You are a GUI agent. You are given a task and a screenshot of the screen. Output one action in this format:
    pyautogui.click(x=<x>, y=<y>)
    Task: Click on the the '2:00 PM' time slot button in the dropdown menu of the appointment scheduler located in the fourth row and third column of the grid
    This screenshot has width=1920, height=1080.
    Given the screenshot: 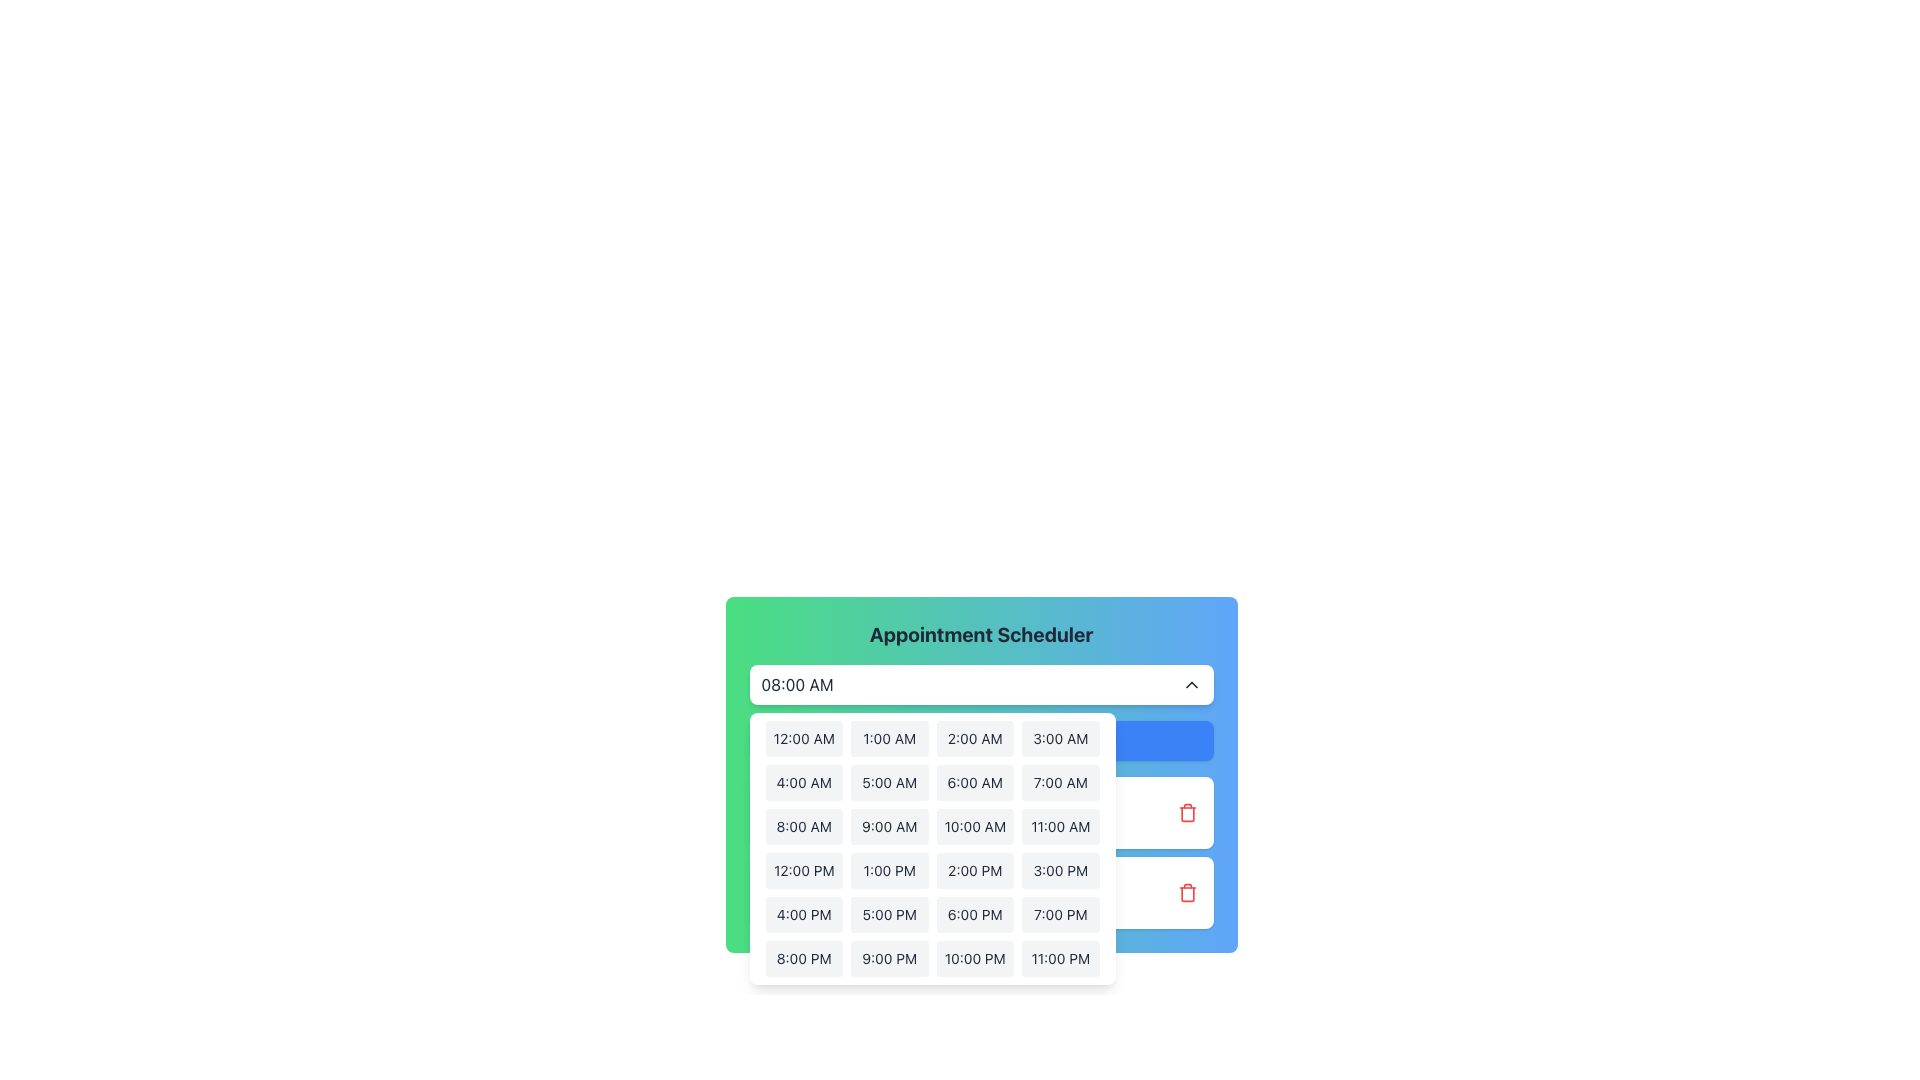 What is the action you would take?
    pyautogui.click(x=975, y=870)
    